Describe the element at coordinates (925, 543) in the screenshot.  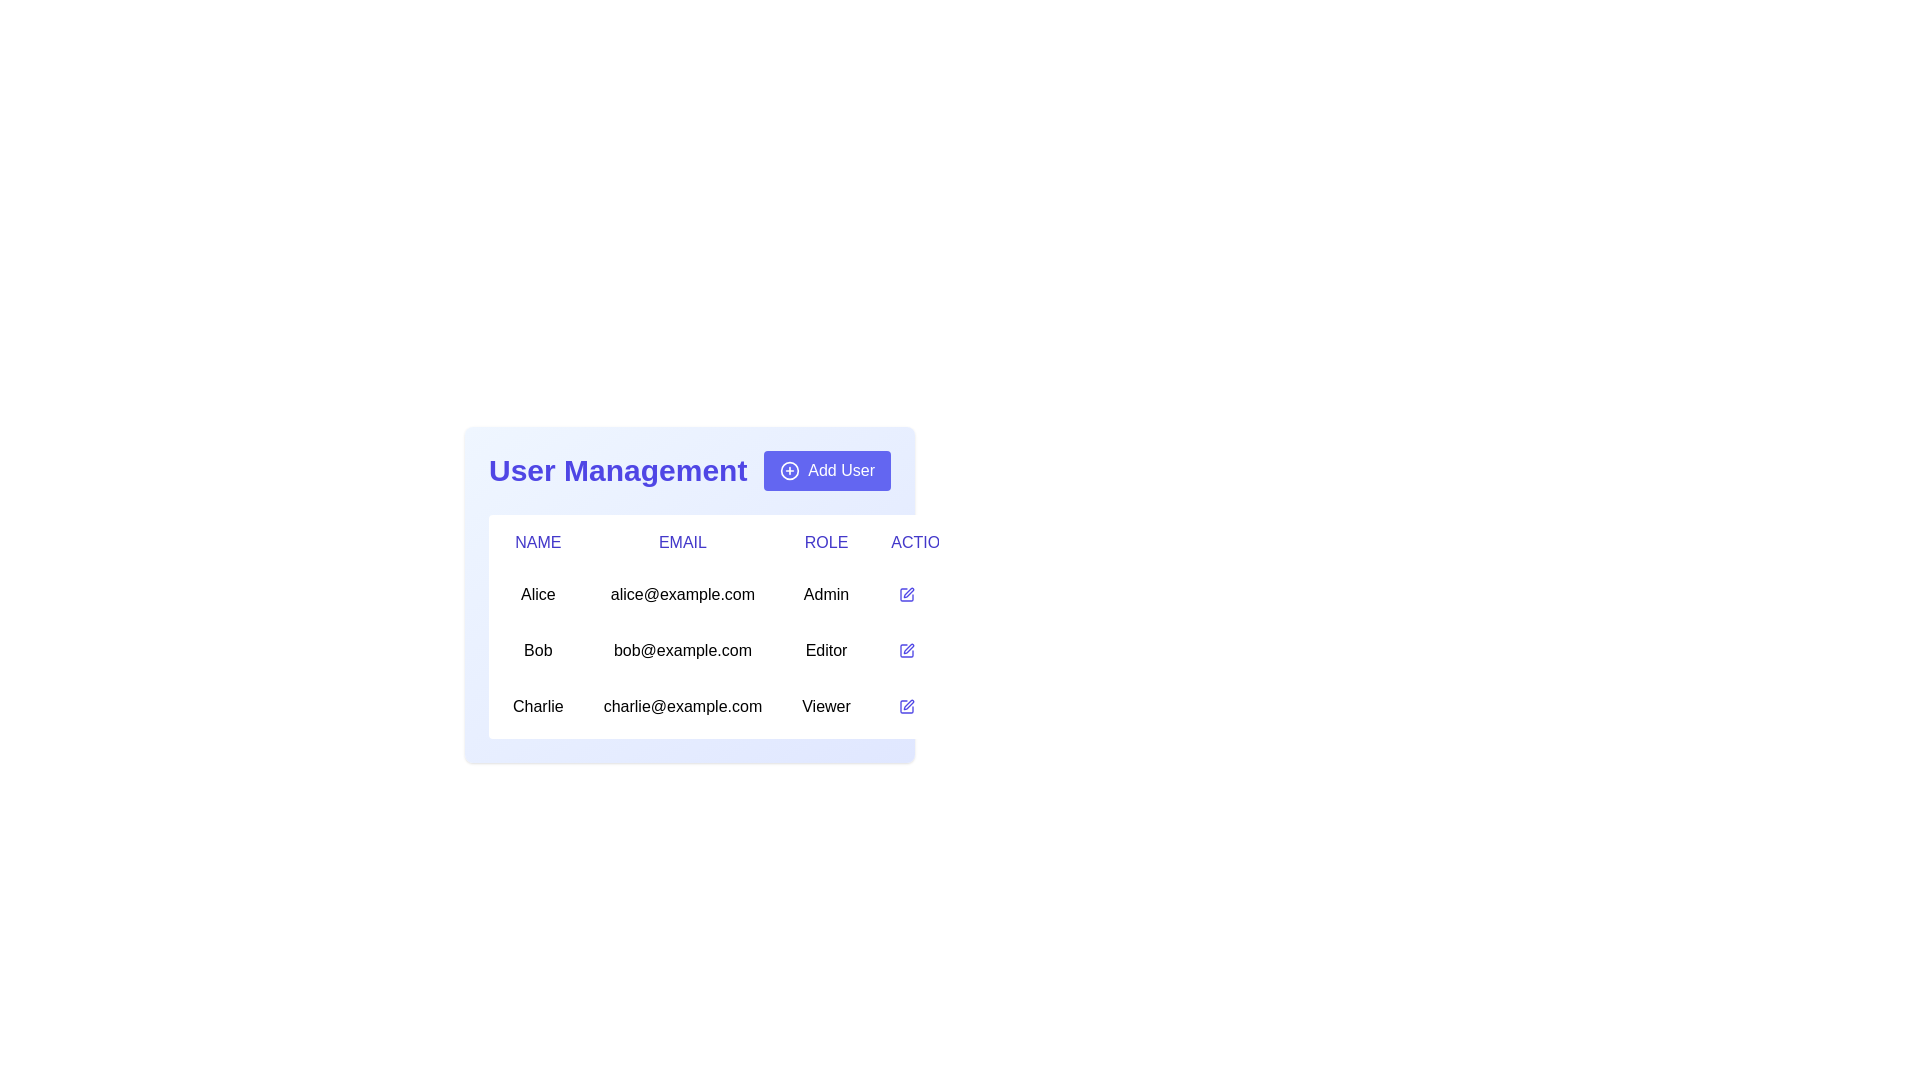
I see `the 'Actions' header in the user management table, which is the fourth item in the row of headers, positioned to the right of the 'ROLE' column header` at that location.